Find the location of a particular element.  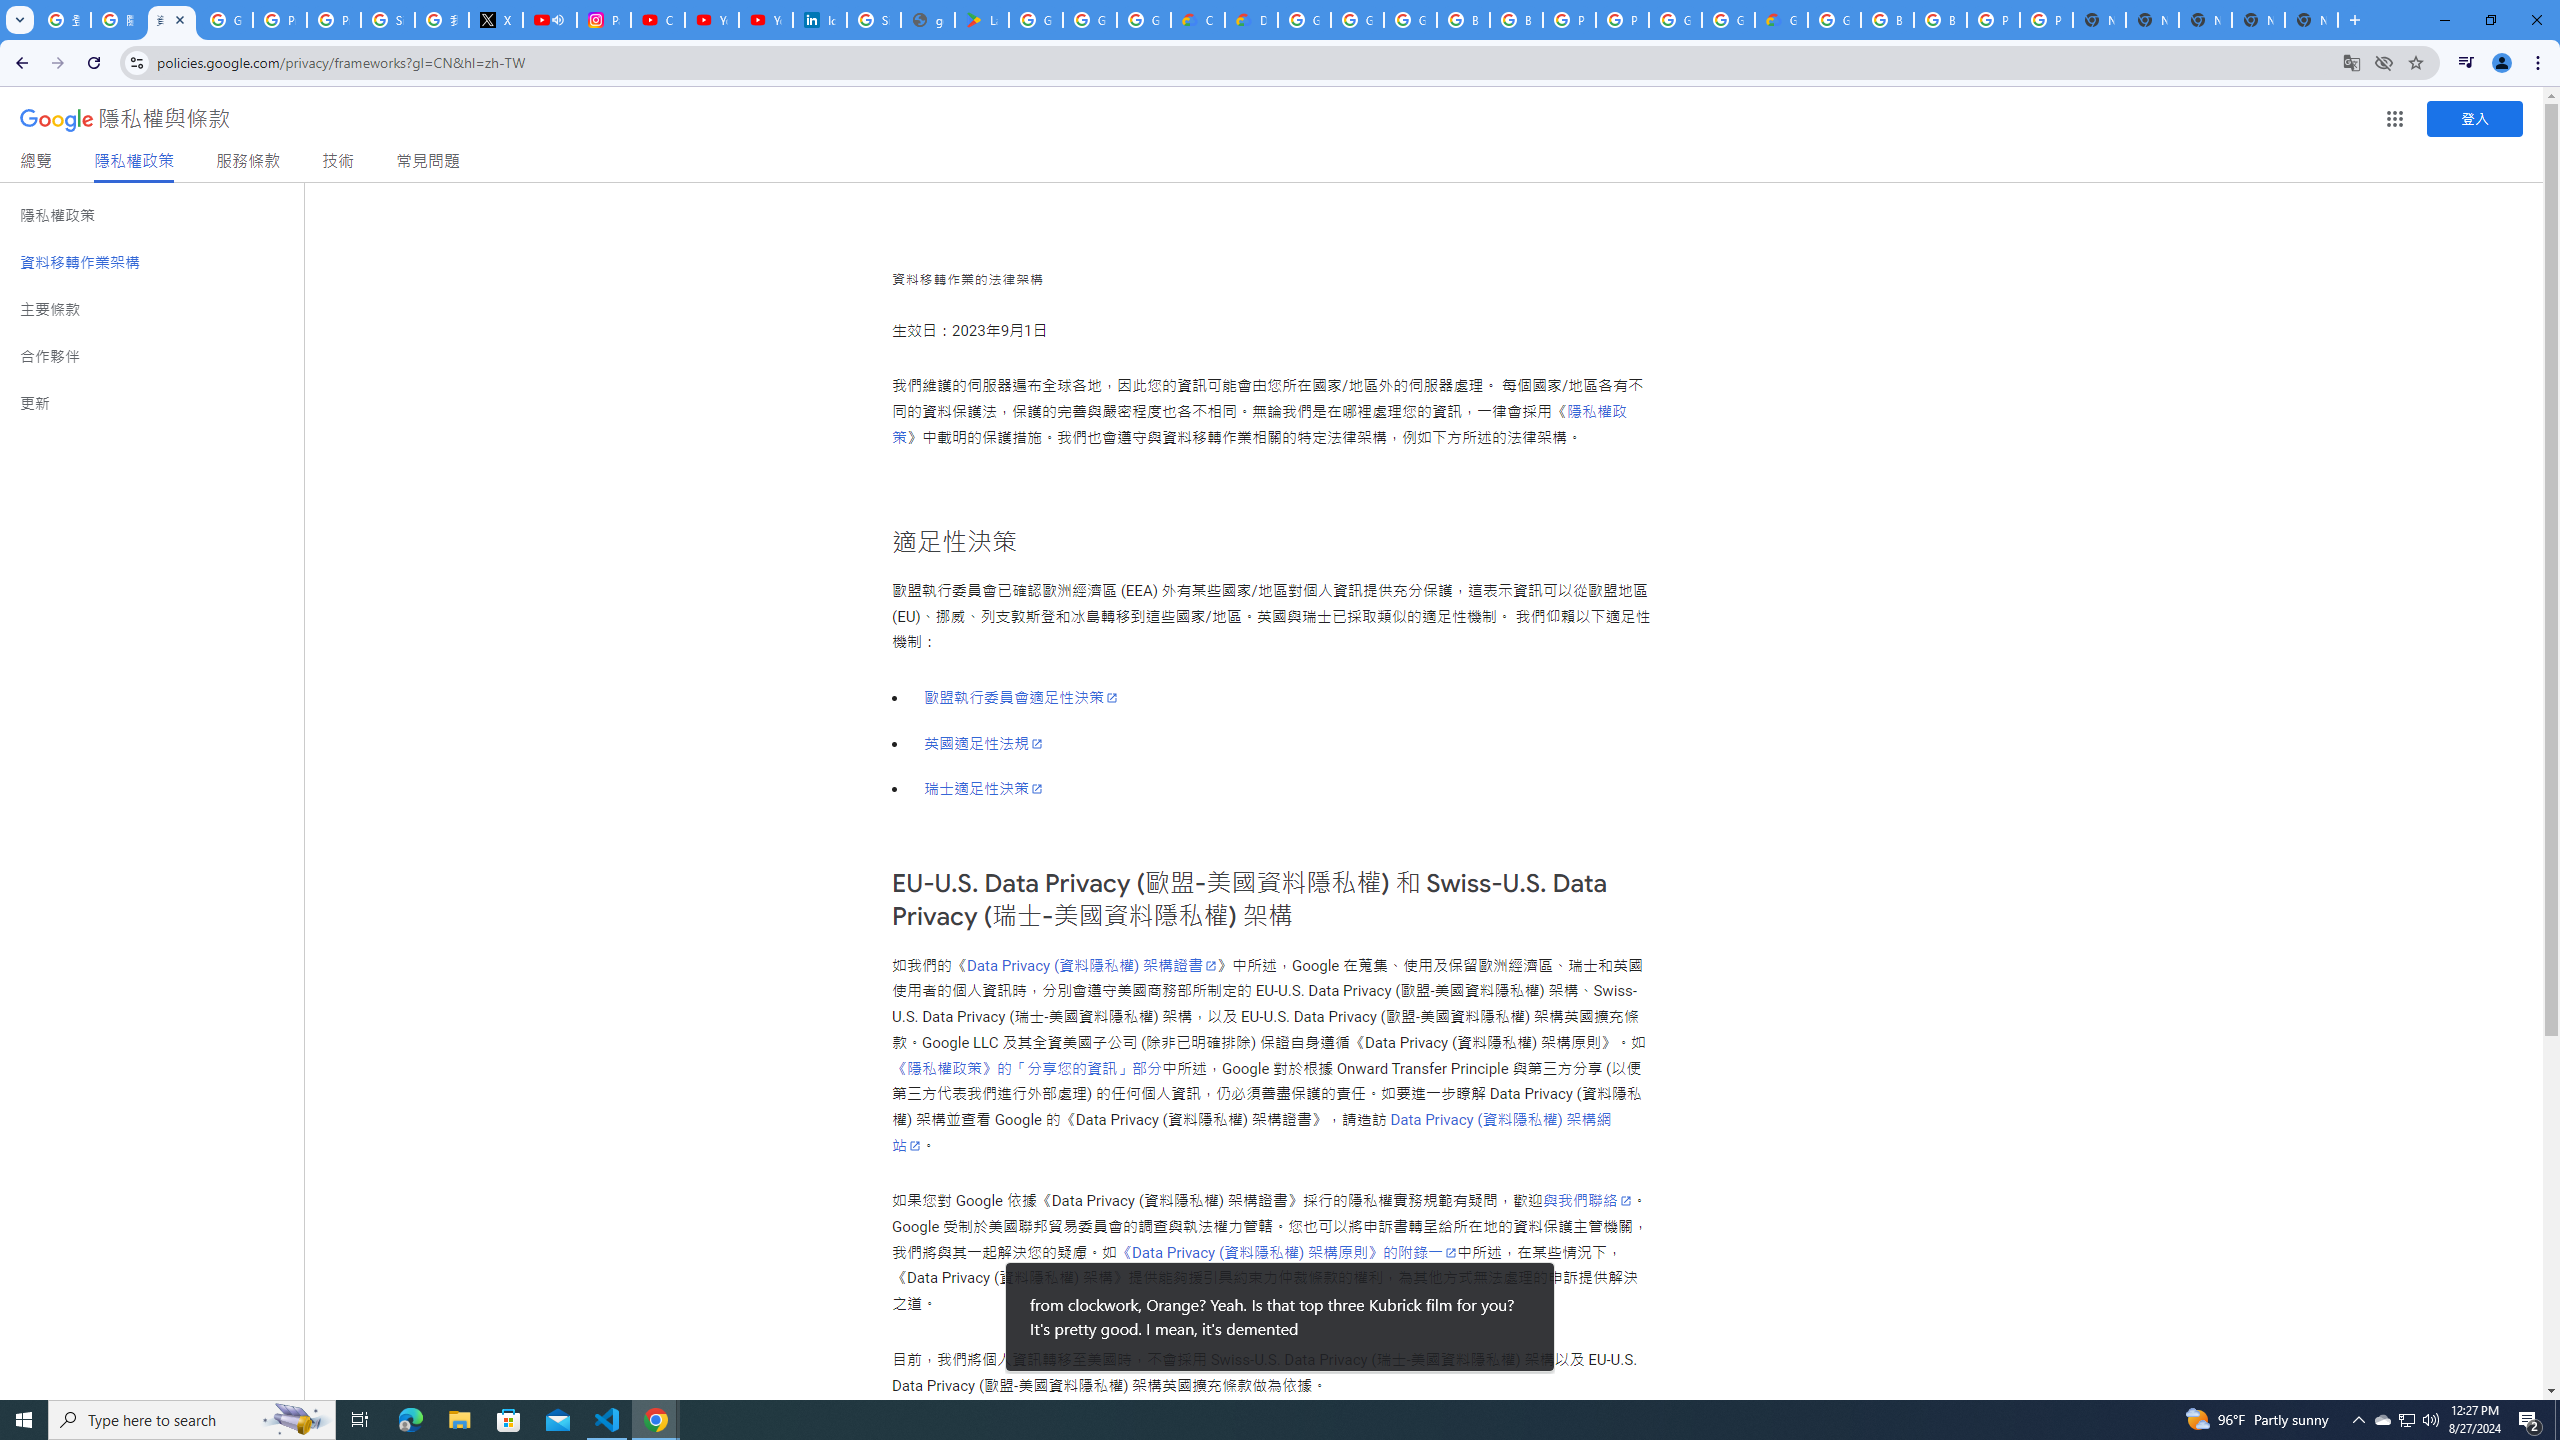

'X' is located at coordinates (496, 19).